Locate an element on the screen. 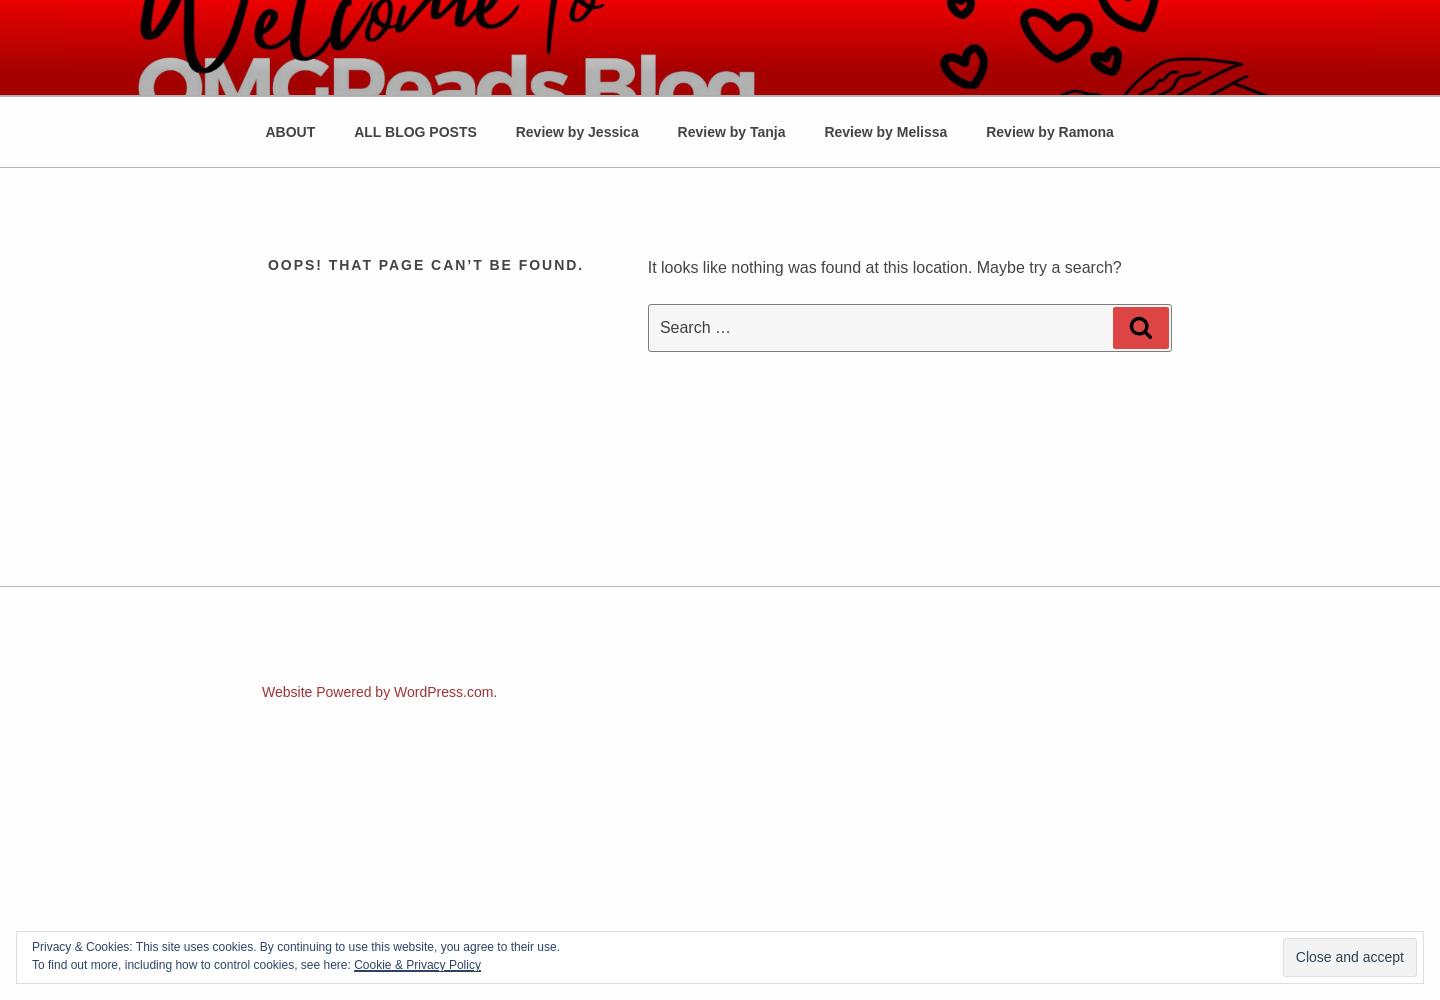 The image size is (1440, 1000). 'ALL BLOG POSTS' is located at coordinates (414, 131).